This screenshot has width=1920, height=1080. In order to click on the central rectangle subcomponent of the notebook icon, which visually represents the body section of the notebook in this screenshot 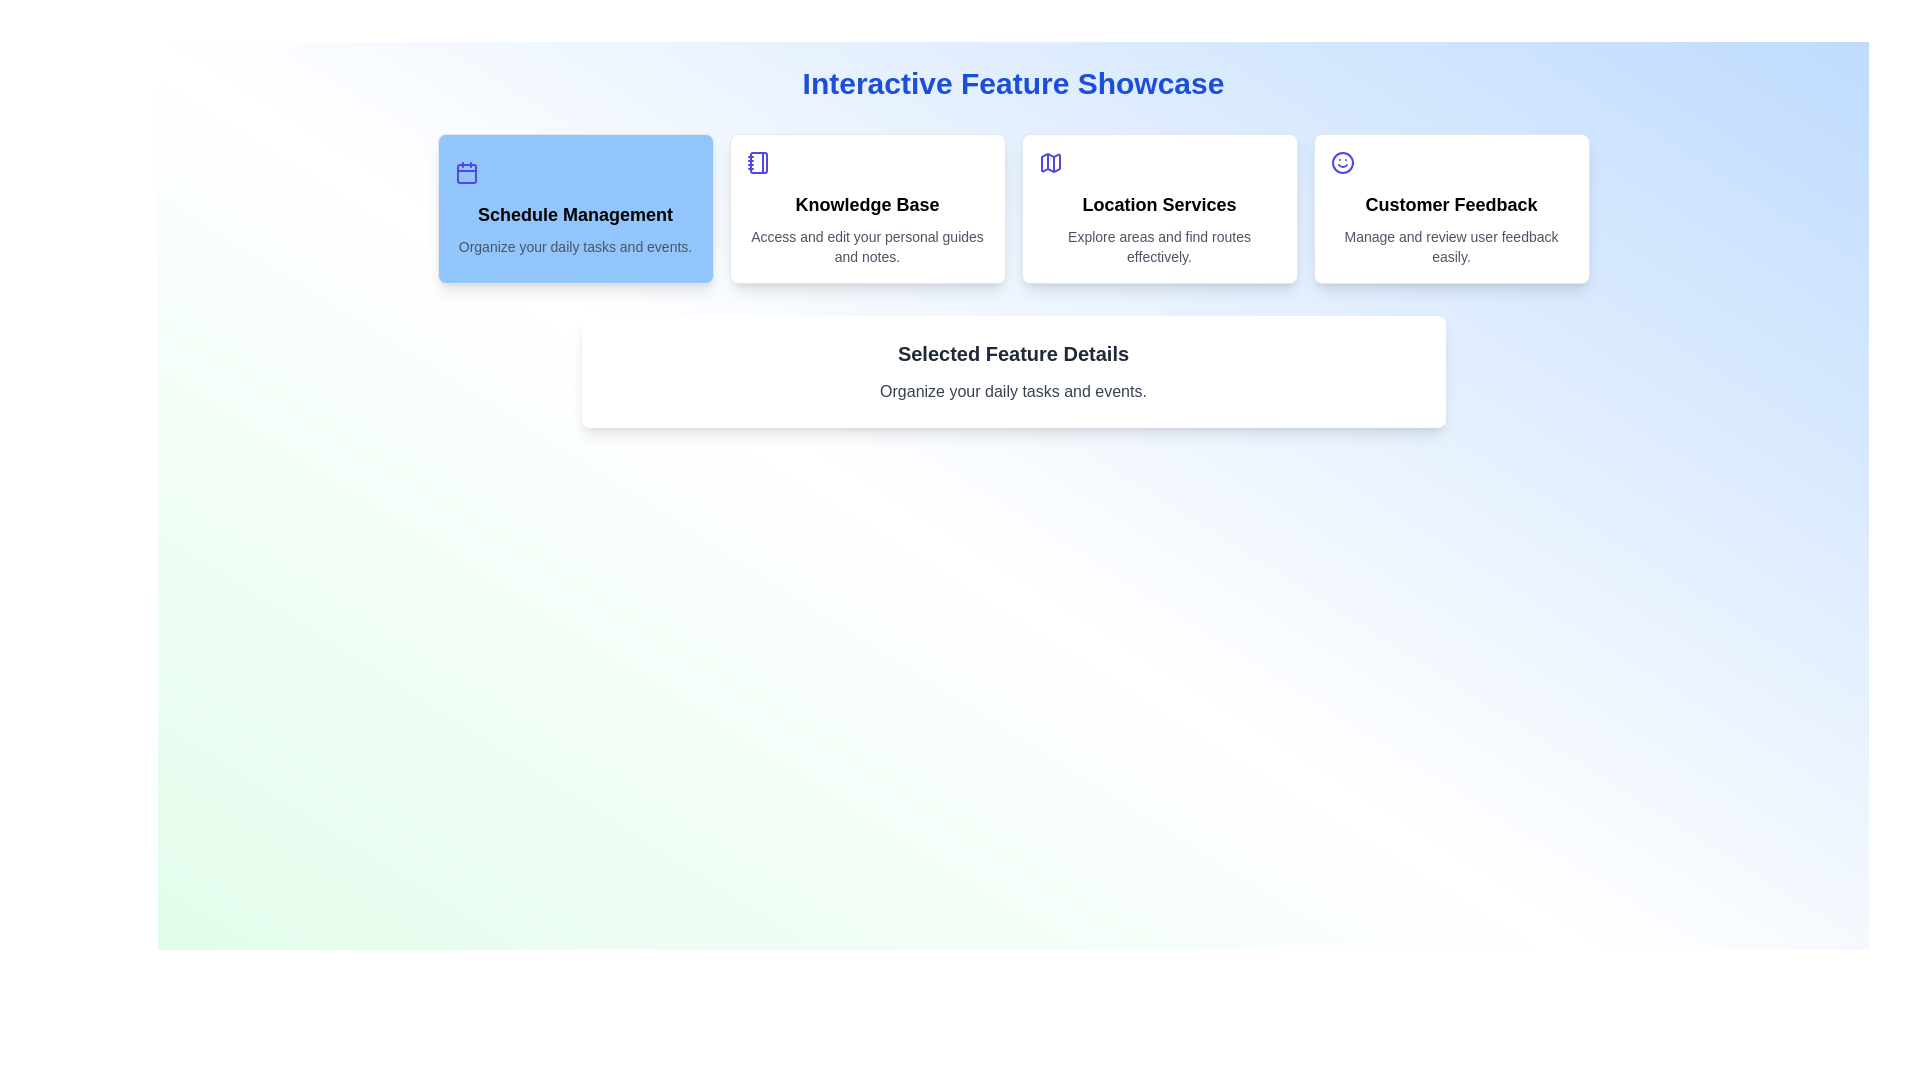, I will do `click(757, 161)`.